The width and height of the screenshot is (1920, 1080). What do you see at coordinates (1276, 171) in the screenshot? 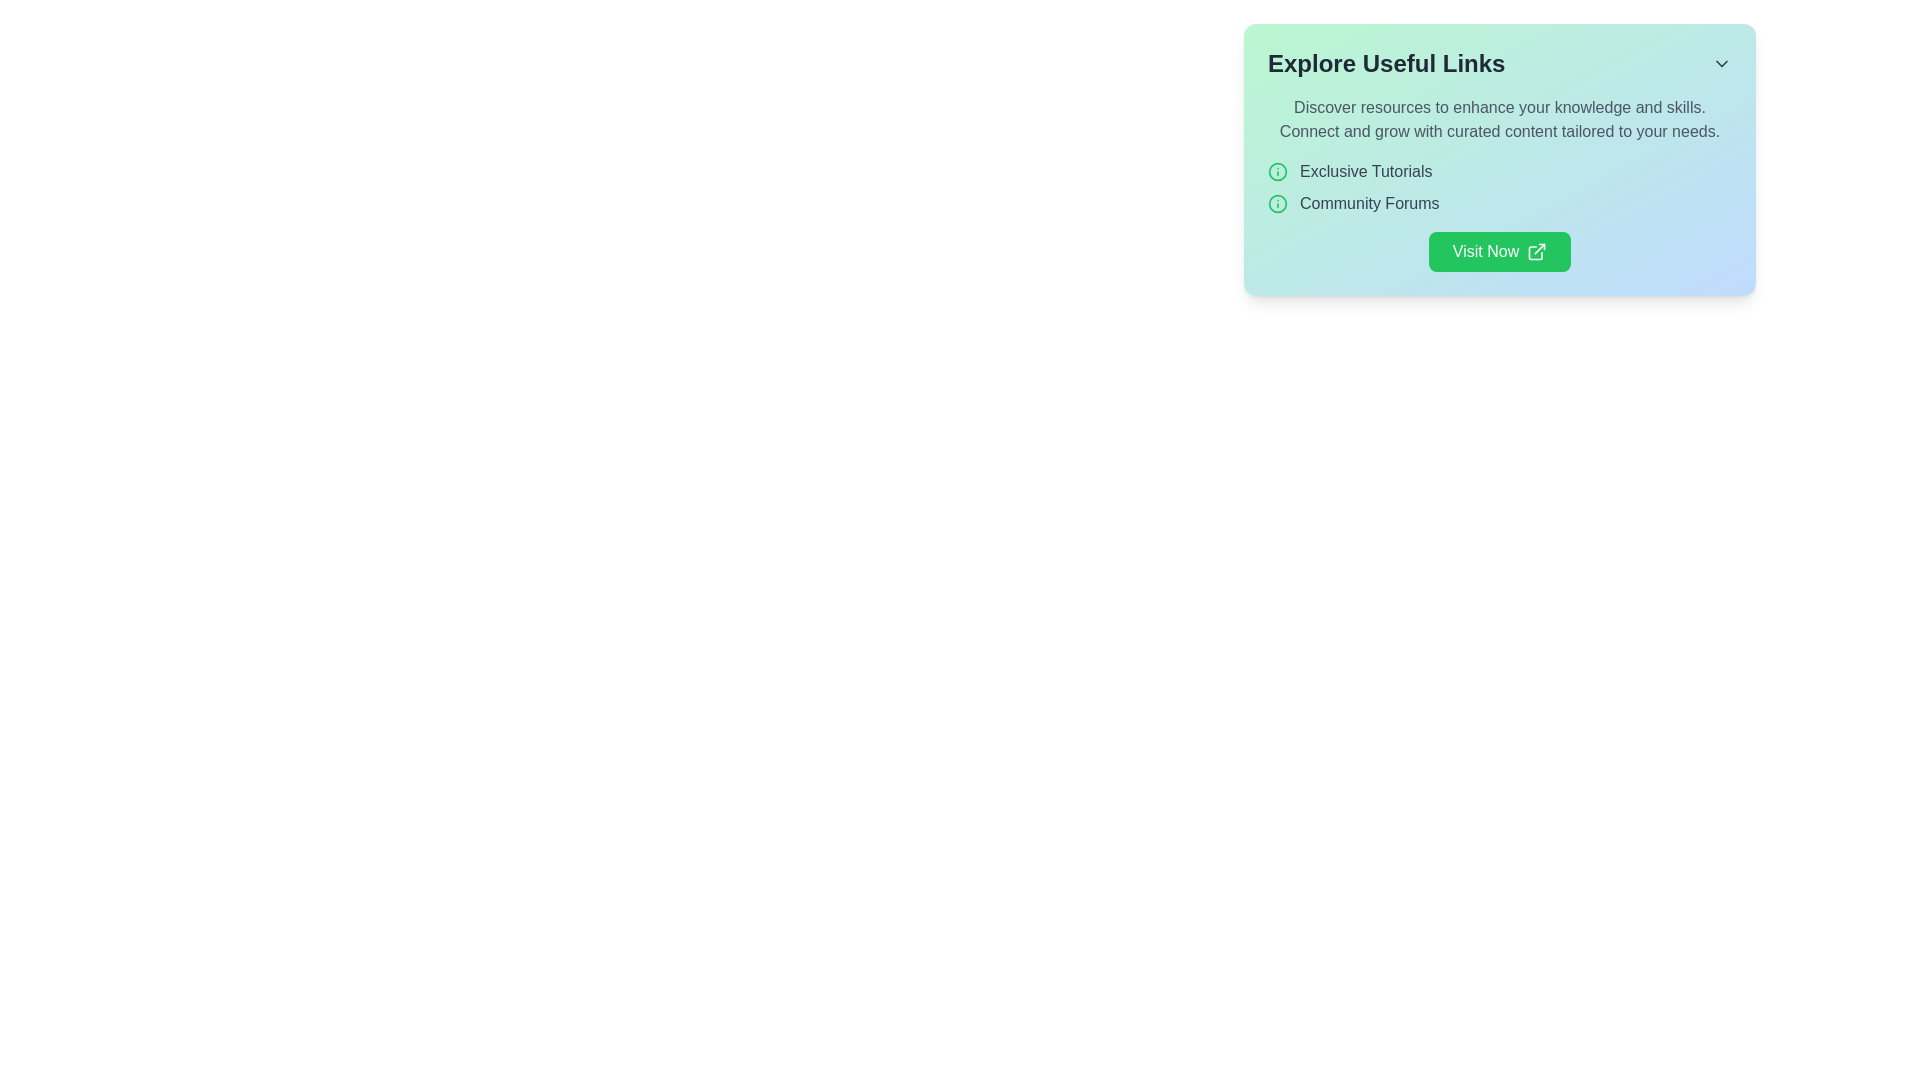
I see `the information or status icon located to the left of the 'Exclusive Tutorials' text and above the 'Community Forums' text` at bounding box center [1276, 171].